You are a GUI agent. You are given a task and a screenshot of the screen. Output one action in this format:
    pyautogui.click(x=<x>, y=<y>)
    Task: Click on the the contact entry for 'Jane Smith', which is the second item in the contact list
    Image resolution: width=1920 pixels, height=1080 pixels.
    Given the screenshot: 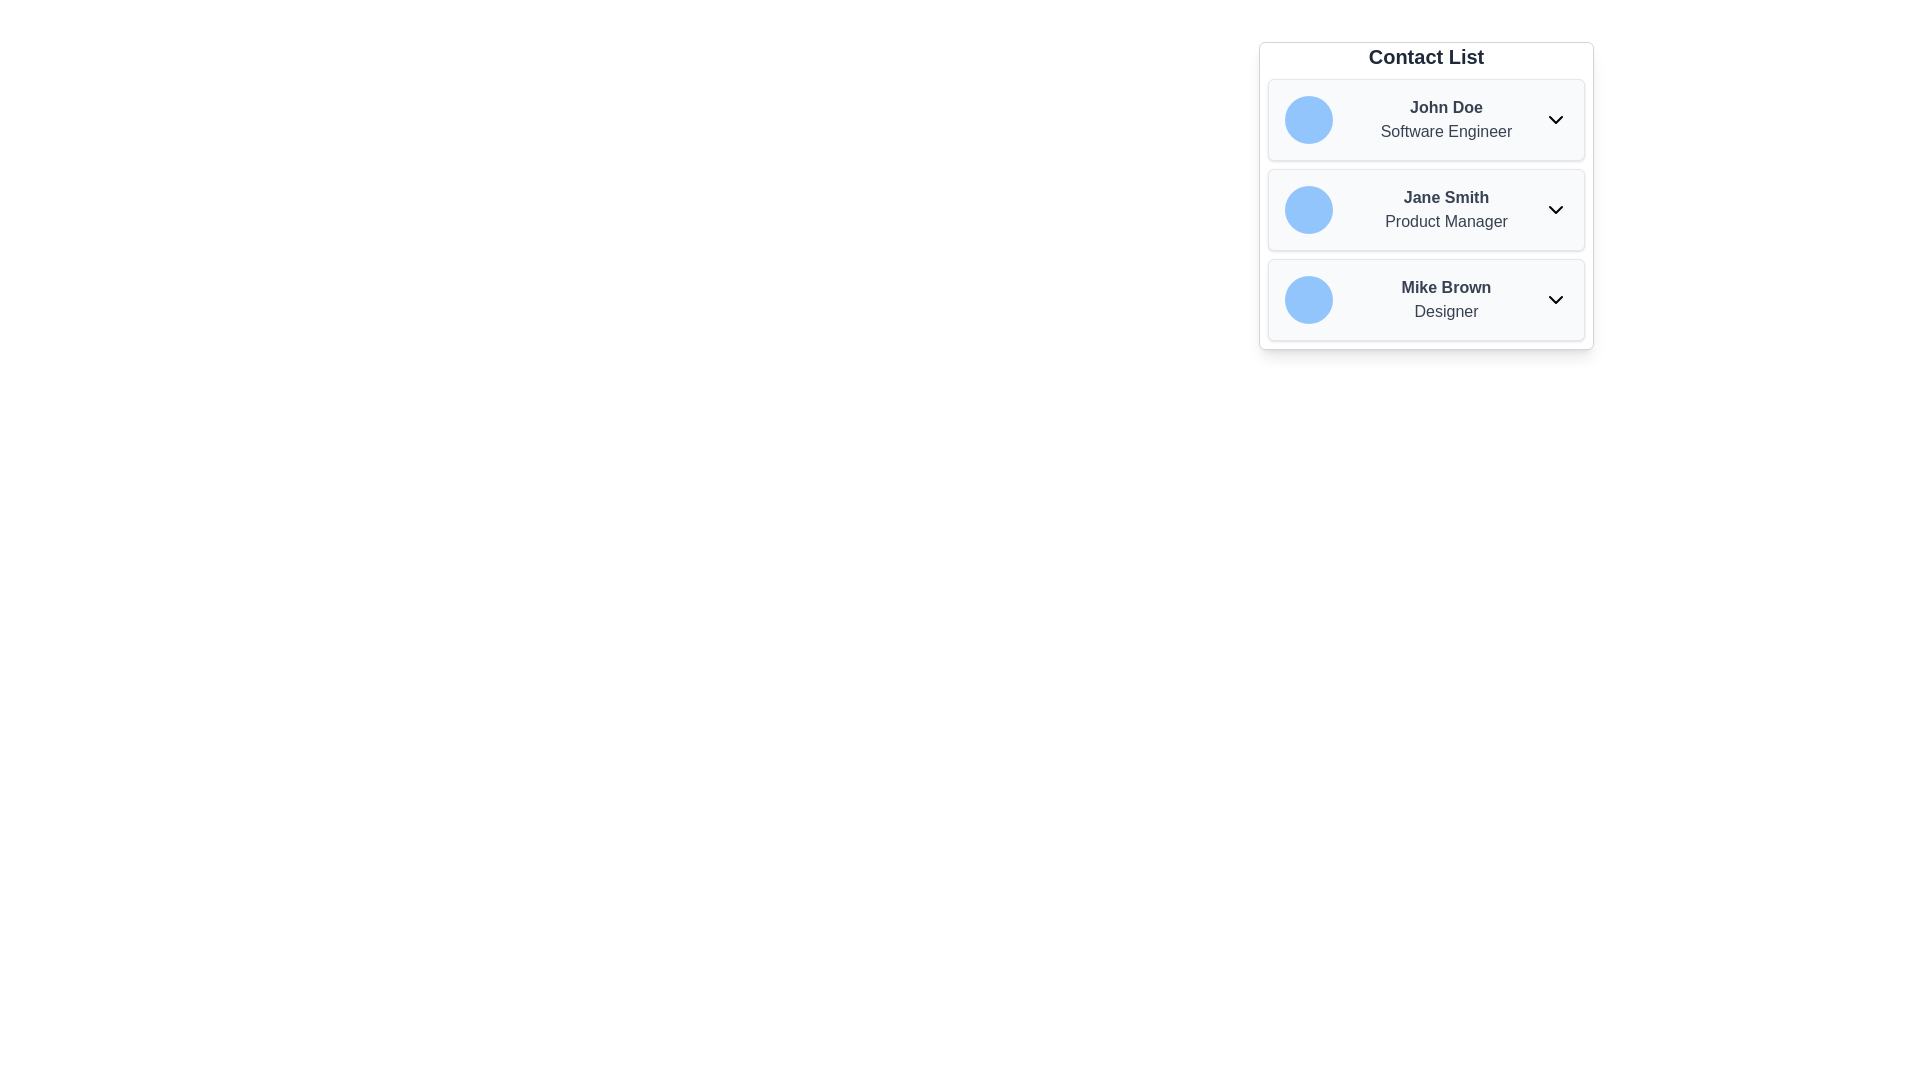 What is the action you would take?
    pyautogui.click(x=1425, y=209)
    